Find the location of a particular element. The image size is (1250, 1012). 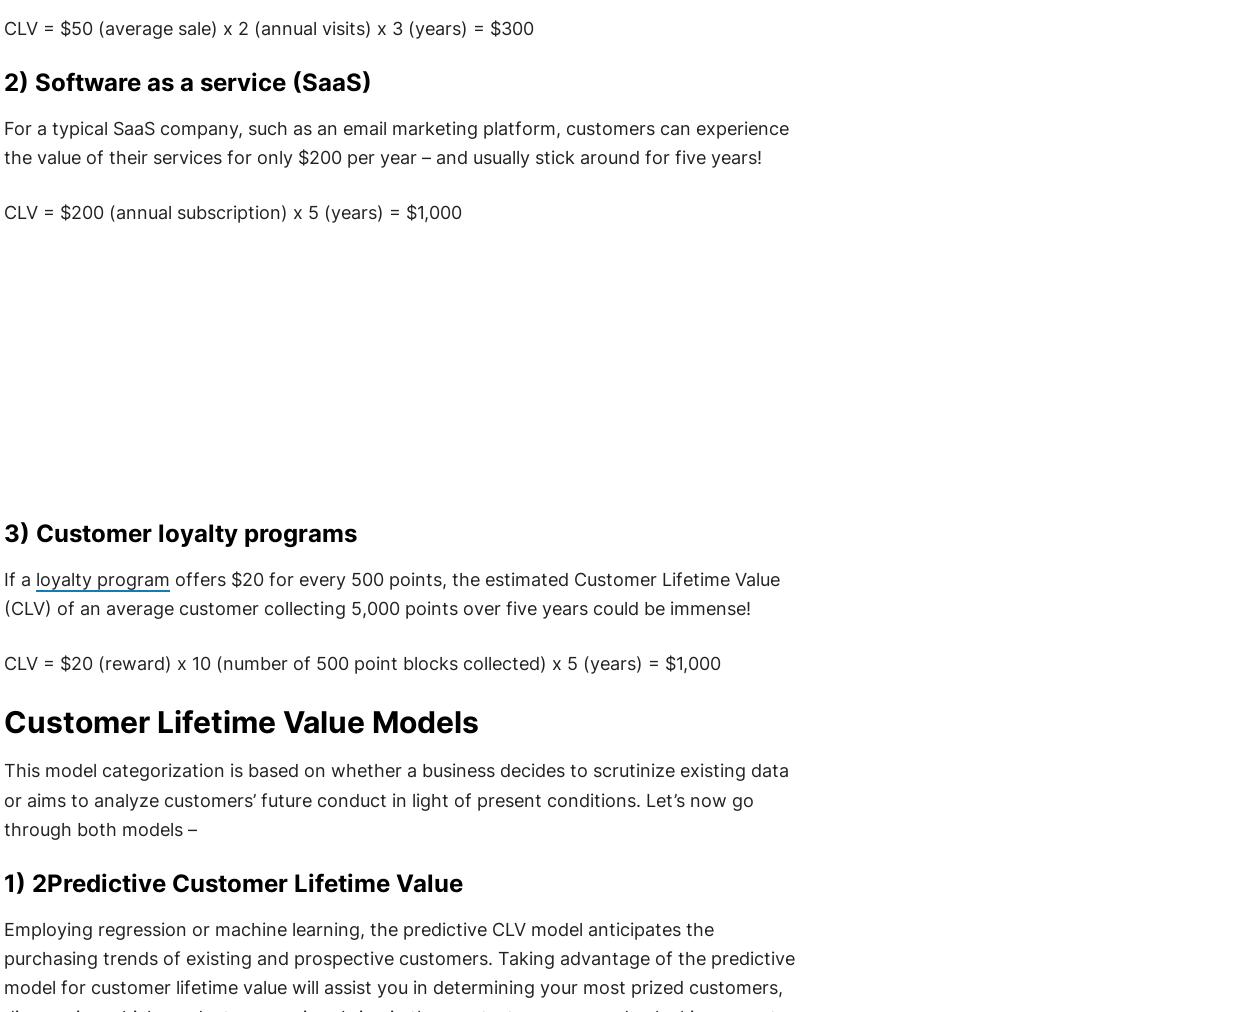

'For a typical SaaS company, such as an email marketing platform, customers can experience the value of their services for only $200 per year – and usually stick around for five years!' is located at coordinates (395, 142).